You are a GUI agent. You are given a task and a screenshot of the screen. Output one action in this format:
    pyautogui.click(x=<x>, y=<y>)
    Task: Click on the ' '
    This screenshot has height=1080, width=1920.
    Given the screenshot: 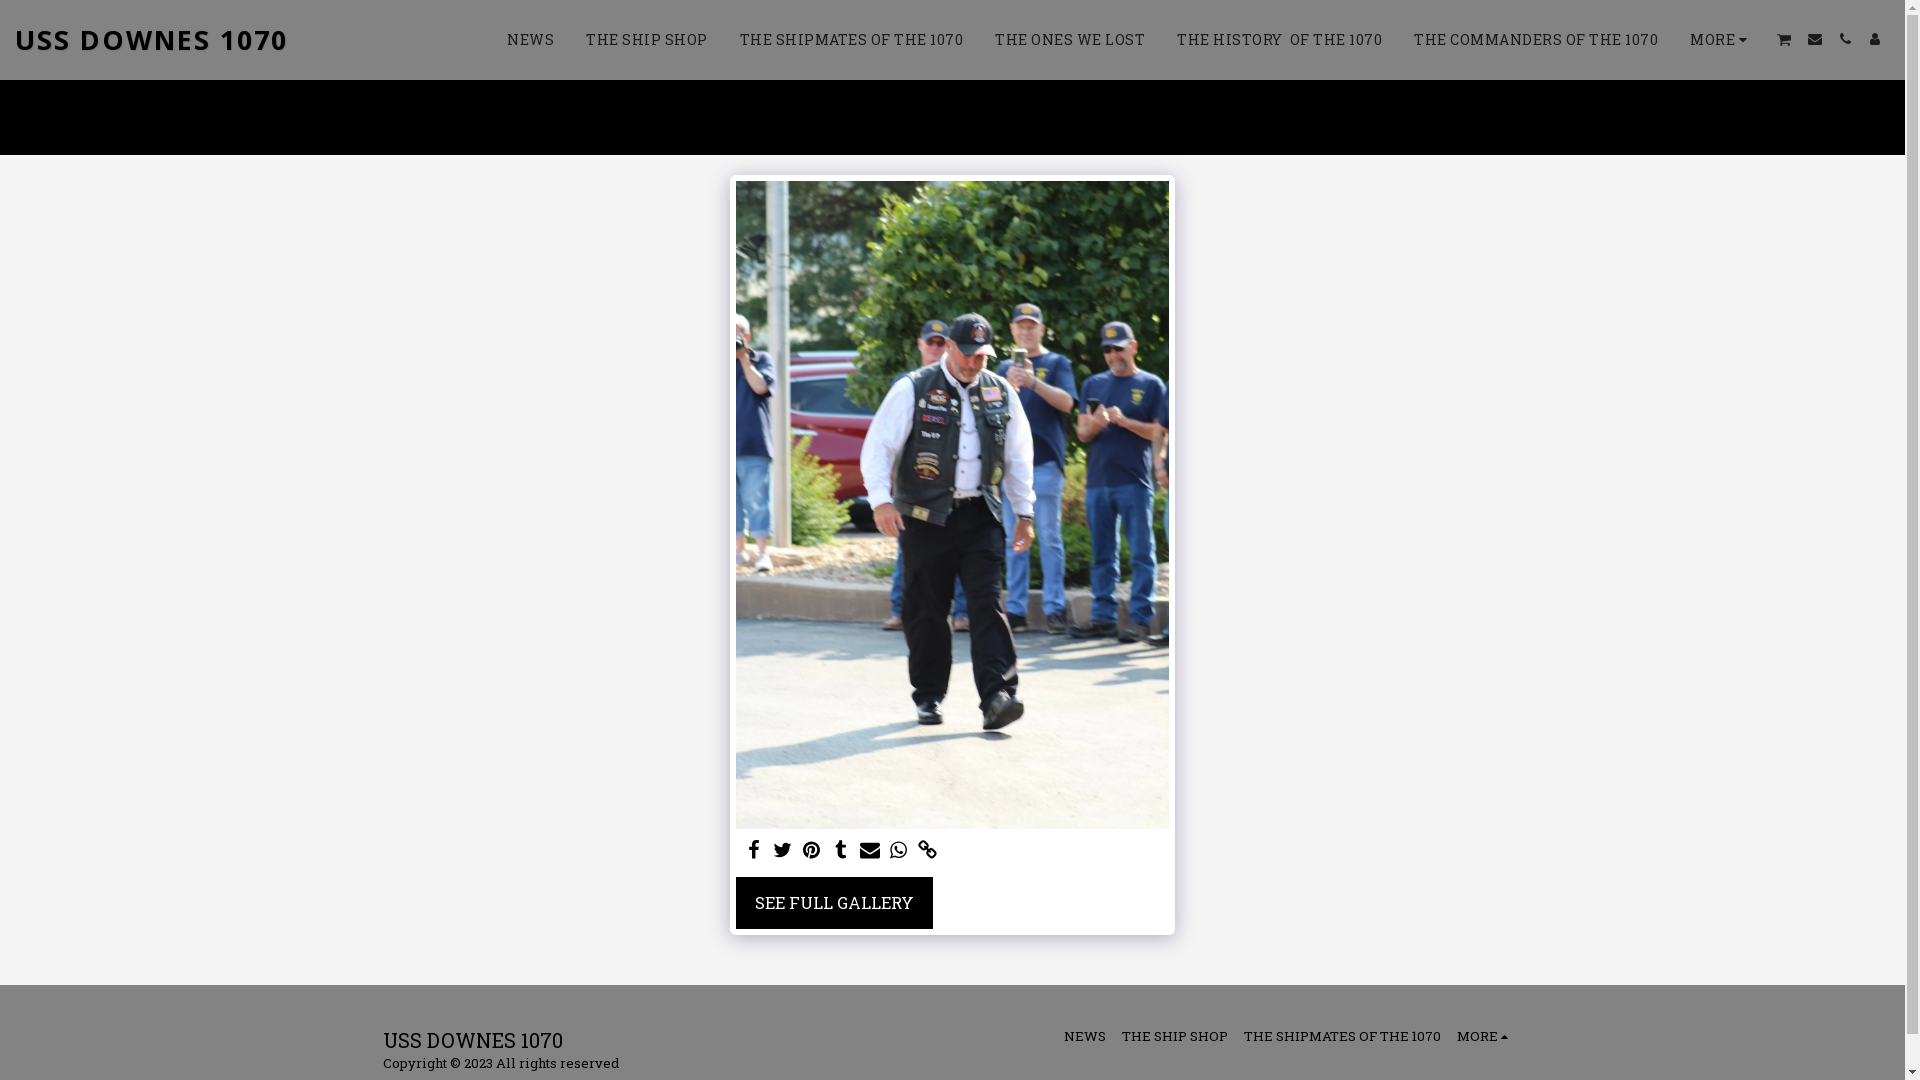 What is the action you would take?
    pyautogui.click(x=869, y=851)
    